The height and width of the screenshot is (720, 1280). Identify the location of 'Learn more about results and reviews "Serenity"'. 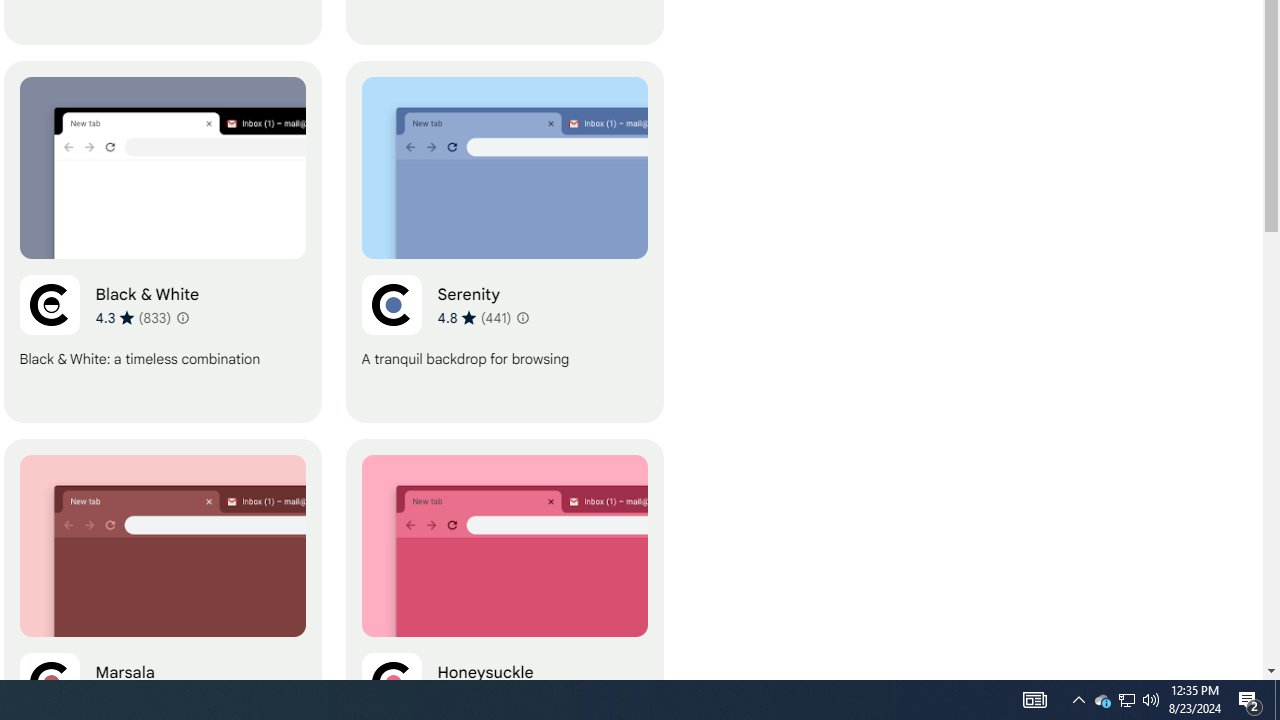
(522, 316).